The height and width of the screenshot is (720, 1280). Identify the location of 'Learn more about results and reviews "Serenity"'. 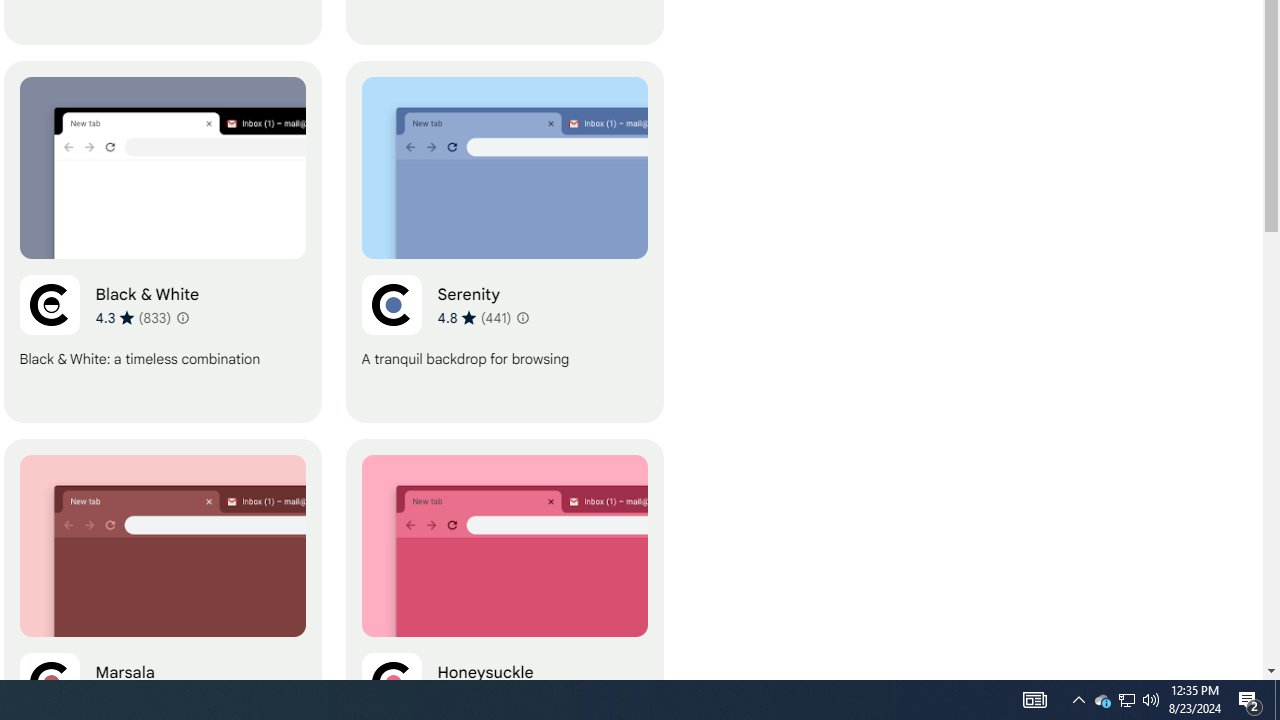
(522, 316).